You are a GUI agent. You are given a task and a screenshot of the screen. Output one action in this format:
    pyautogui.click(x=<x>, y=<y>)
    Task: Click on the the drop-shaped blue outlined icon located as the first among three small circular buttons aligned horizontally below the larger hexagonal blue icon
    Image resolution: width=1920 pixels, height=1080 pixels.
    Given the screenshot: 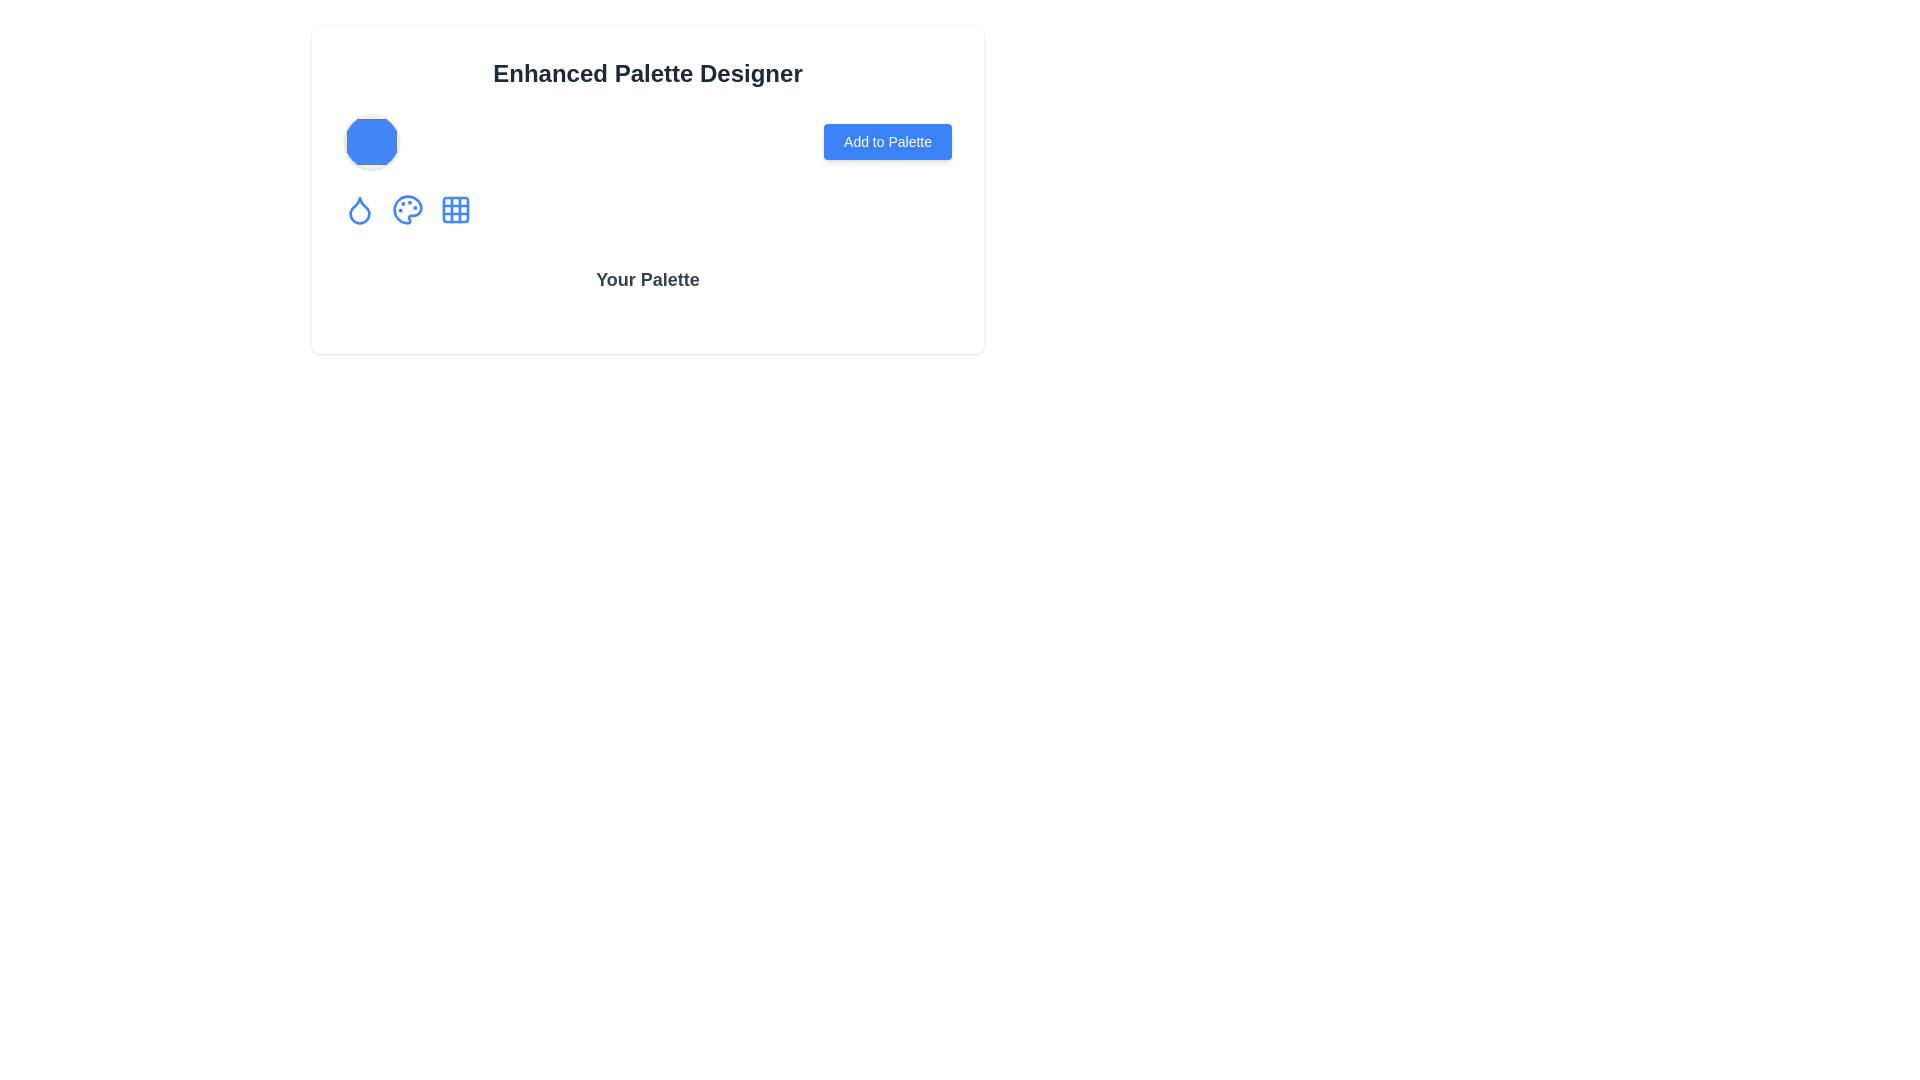 What is the action you would take?
    pyautogui.click(x=360, y=209)
    